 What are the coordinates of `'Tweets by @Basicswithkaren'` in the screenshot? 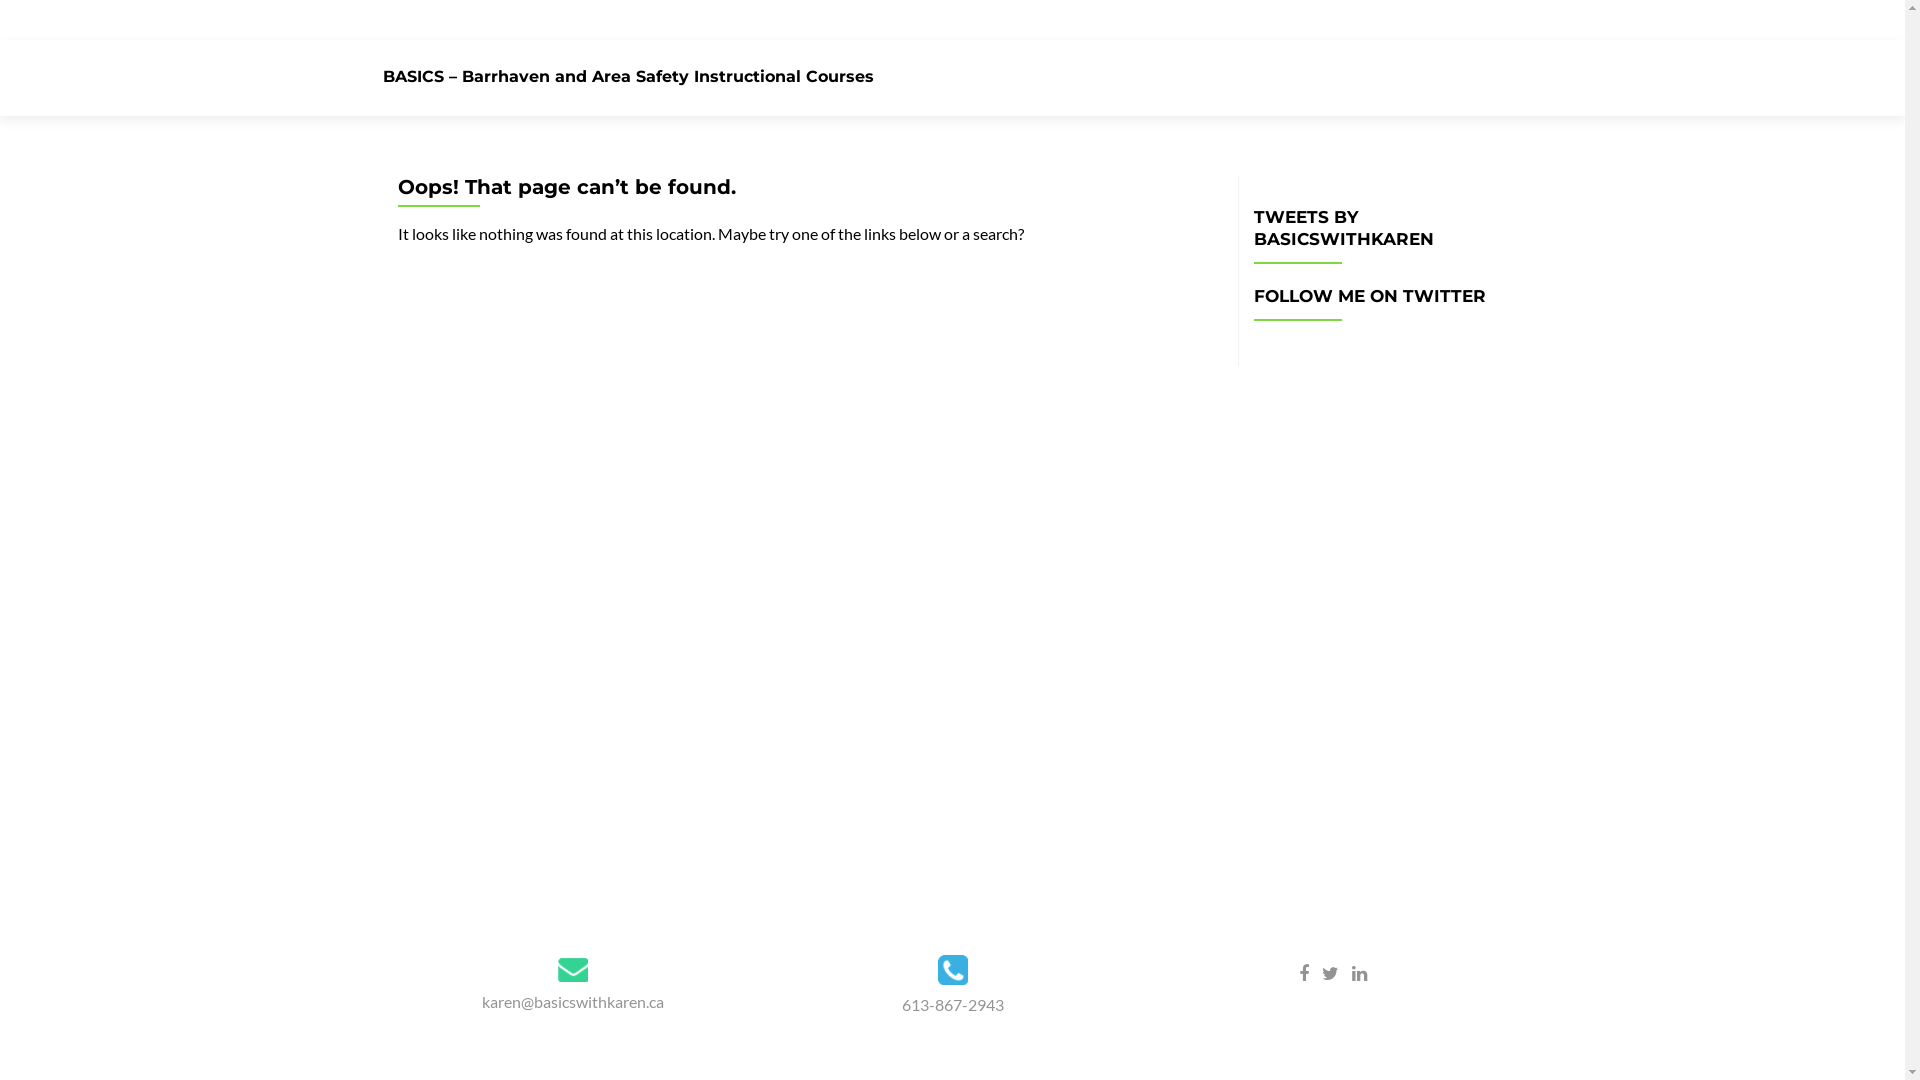 It's located at (1380, 352).